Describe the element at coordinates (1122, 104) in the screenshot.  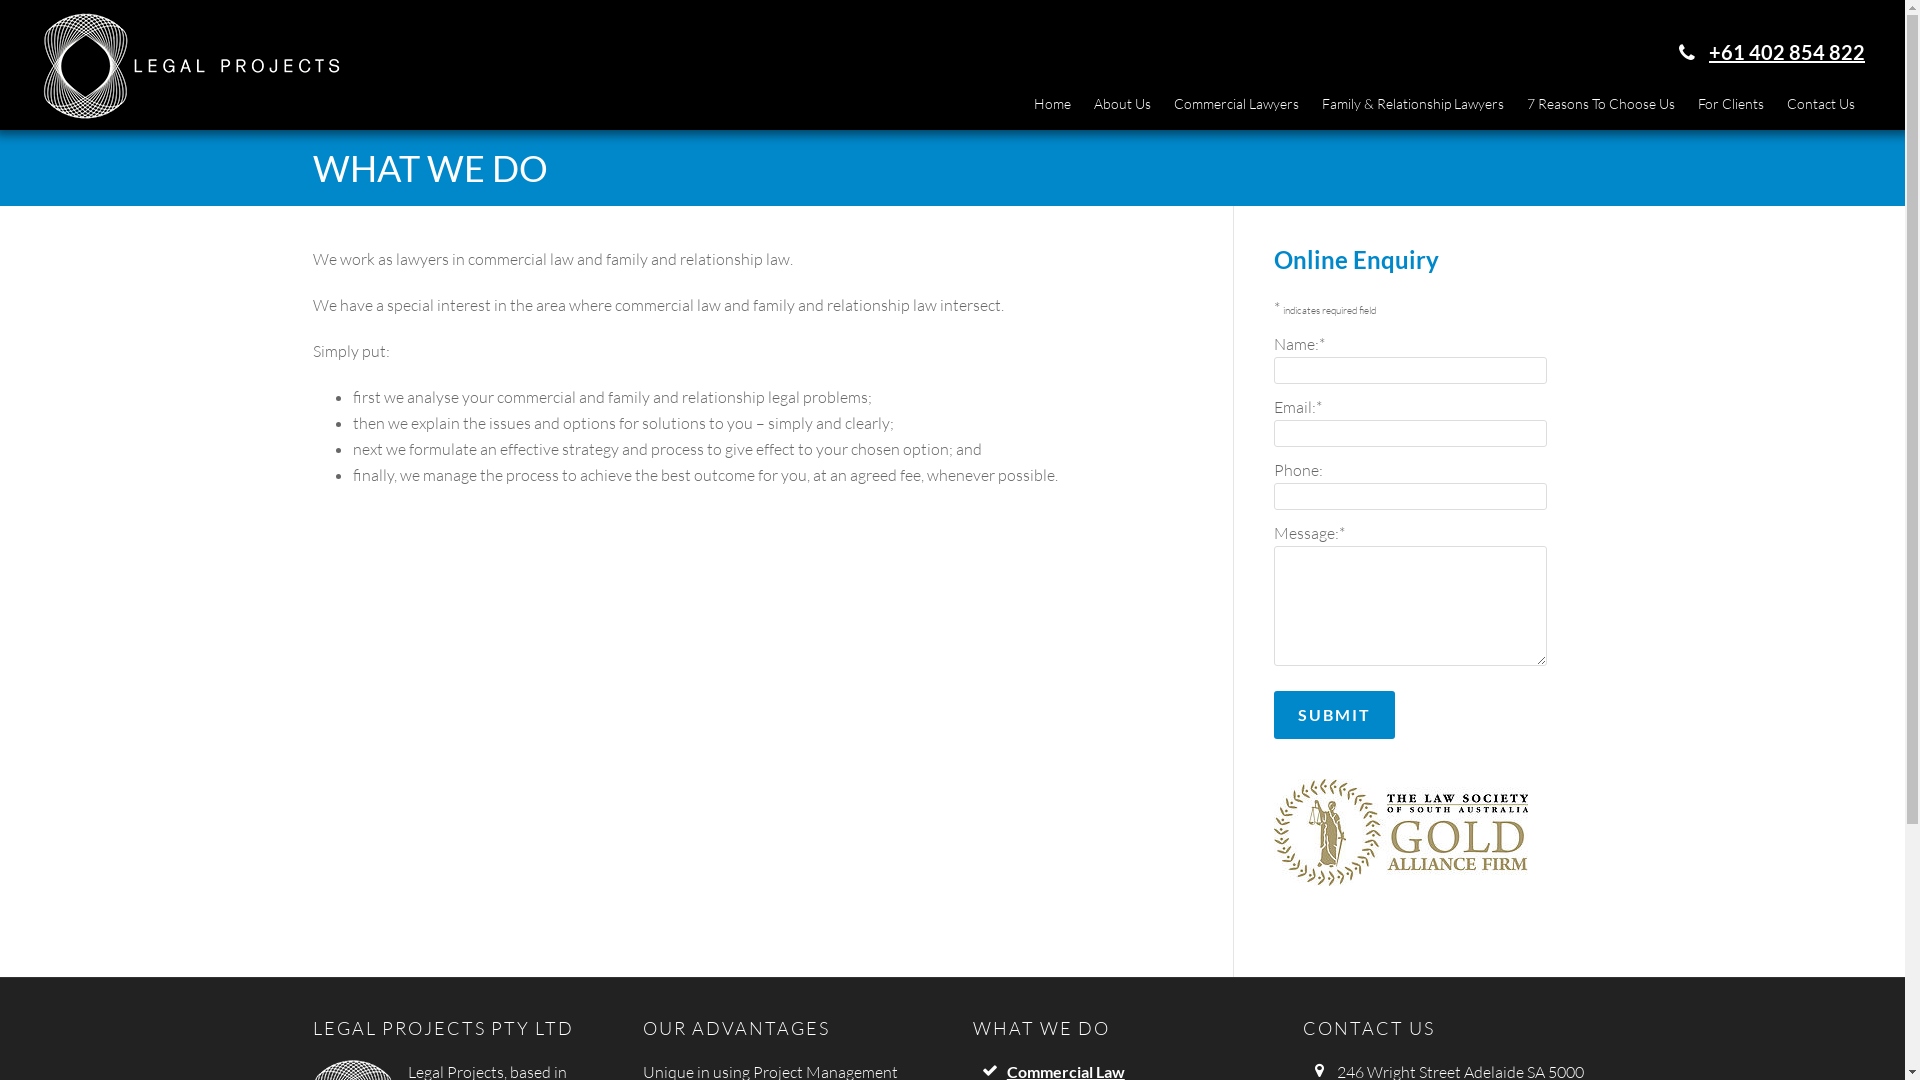
I see `'About Us'` at that location.